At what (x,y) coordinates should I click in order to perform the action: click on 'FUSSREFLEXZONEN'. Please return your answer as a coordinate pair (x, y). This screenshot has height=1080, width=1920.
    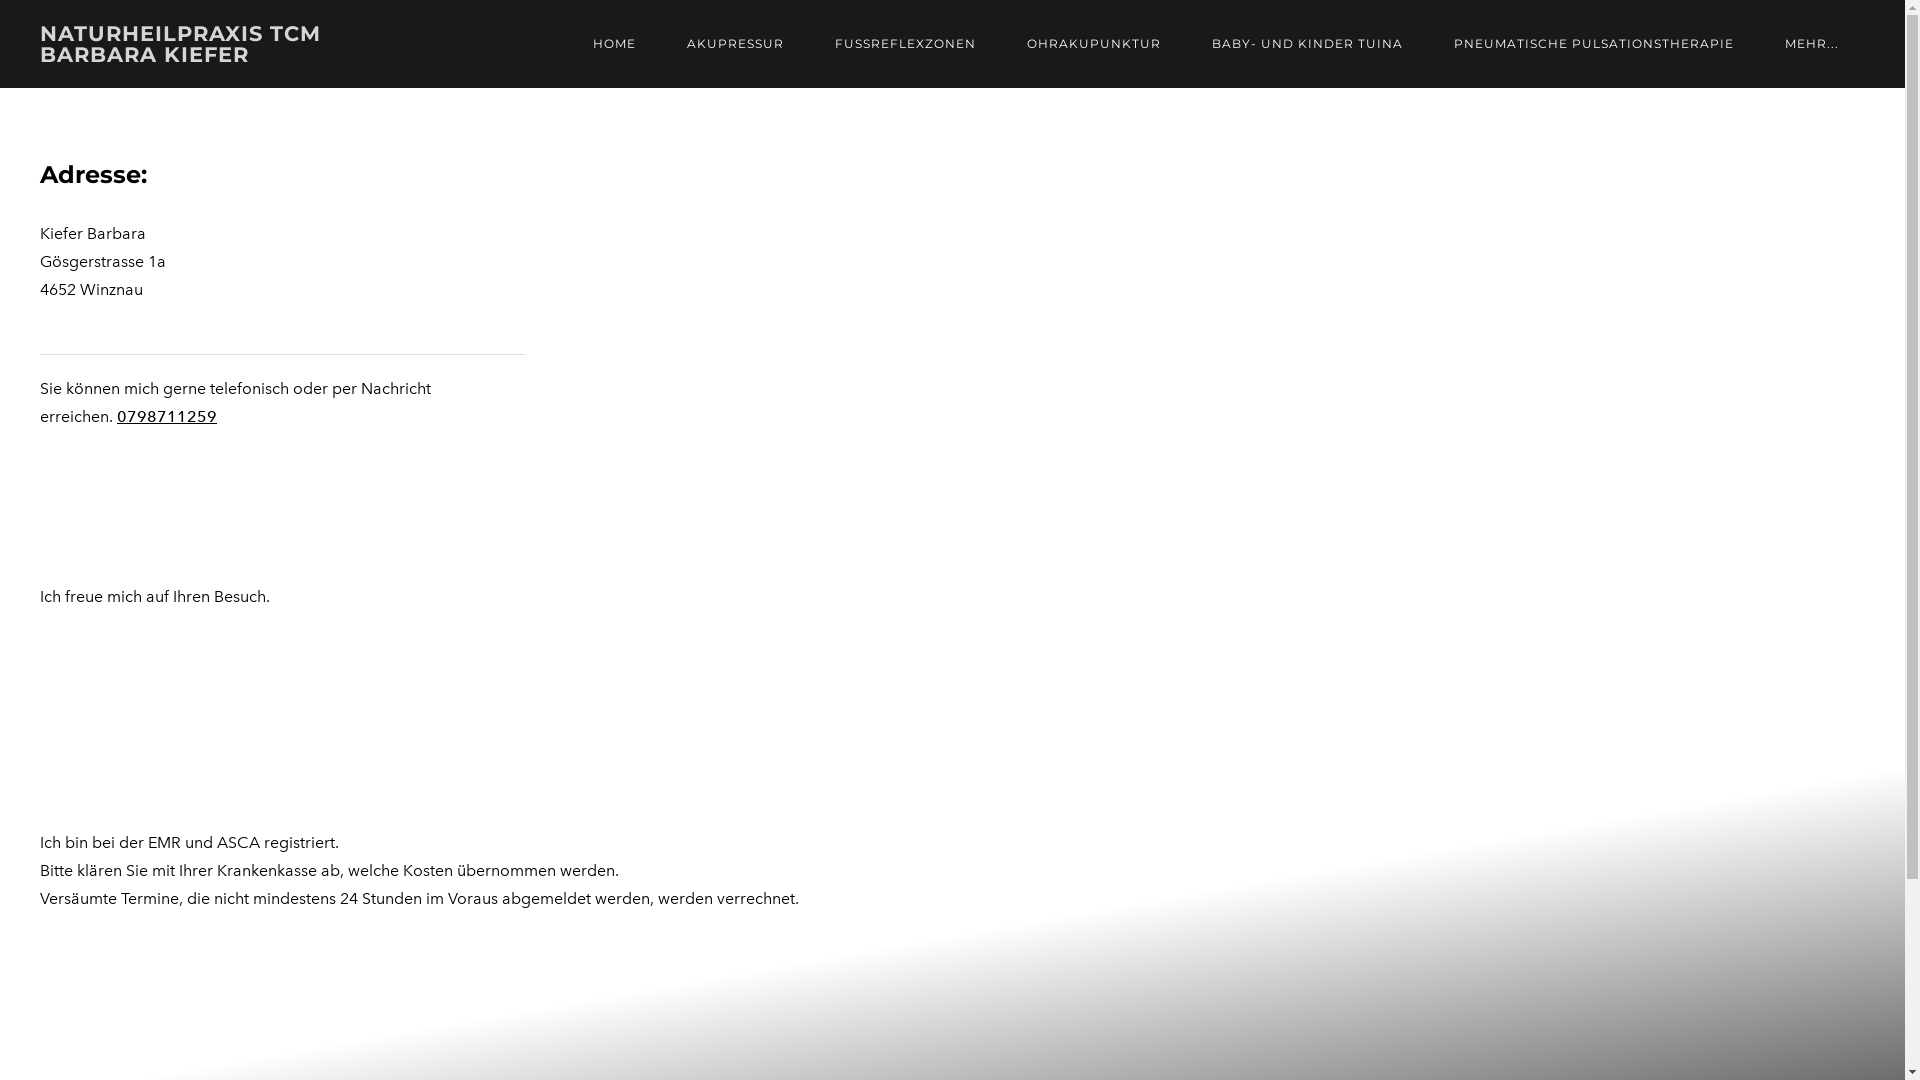
    Looking at the image, I should click on (904, 43).